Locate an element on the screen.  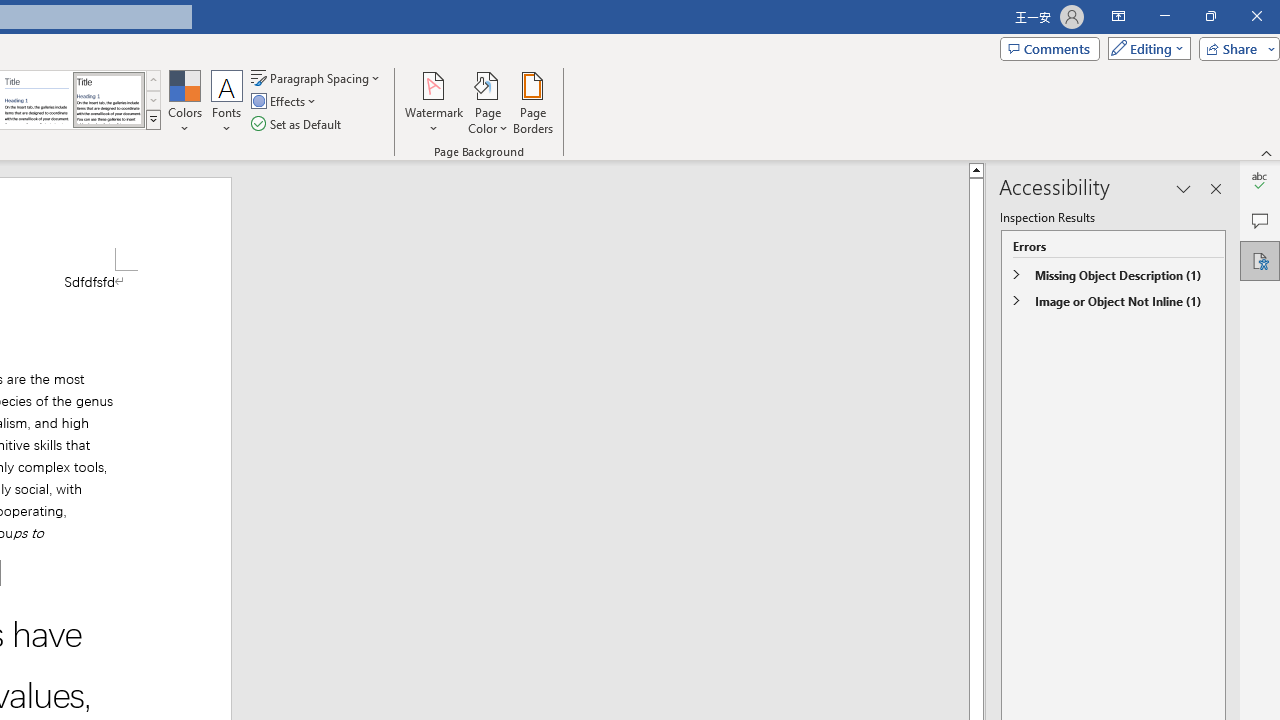
'Editing' is located at coordinates (1144, 47).